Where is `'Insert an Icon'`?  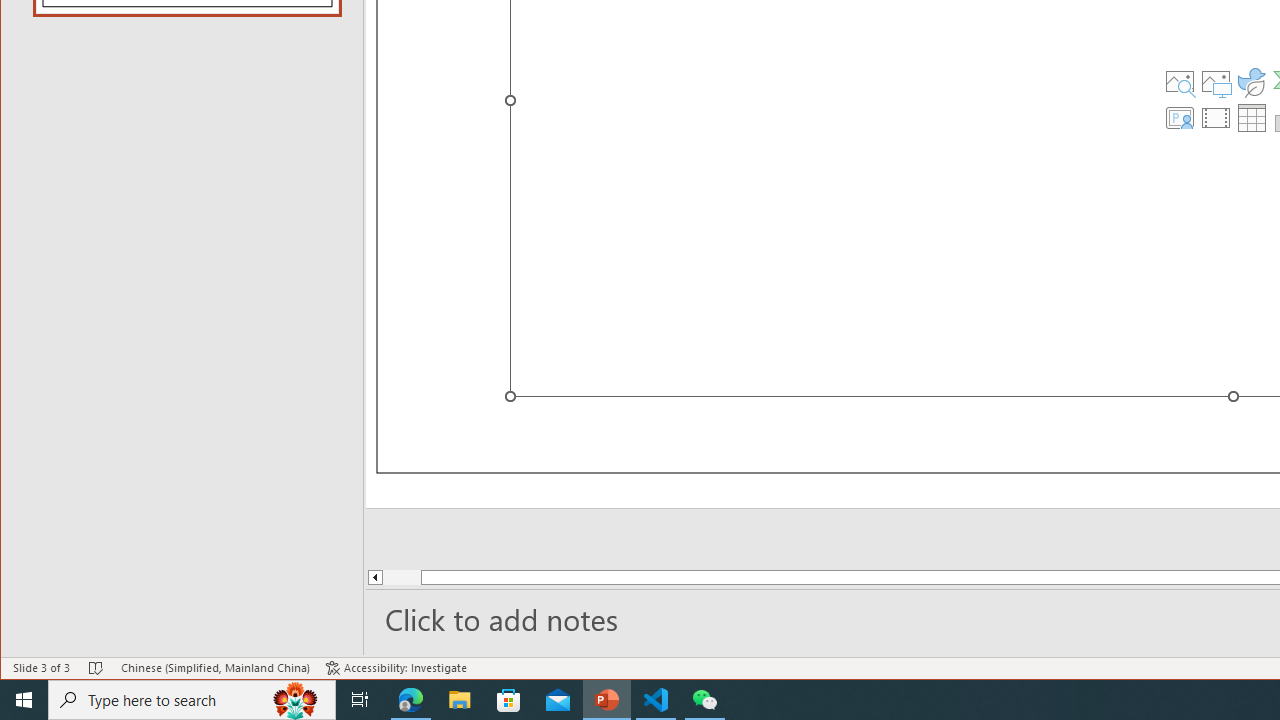
'Insert an Icon' is located at coordinates (1251, 81).